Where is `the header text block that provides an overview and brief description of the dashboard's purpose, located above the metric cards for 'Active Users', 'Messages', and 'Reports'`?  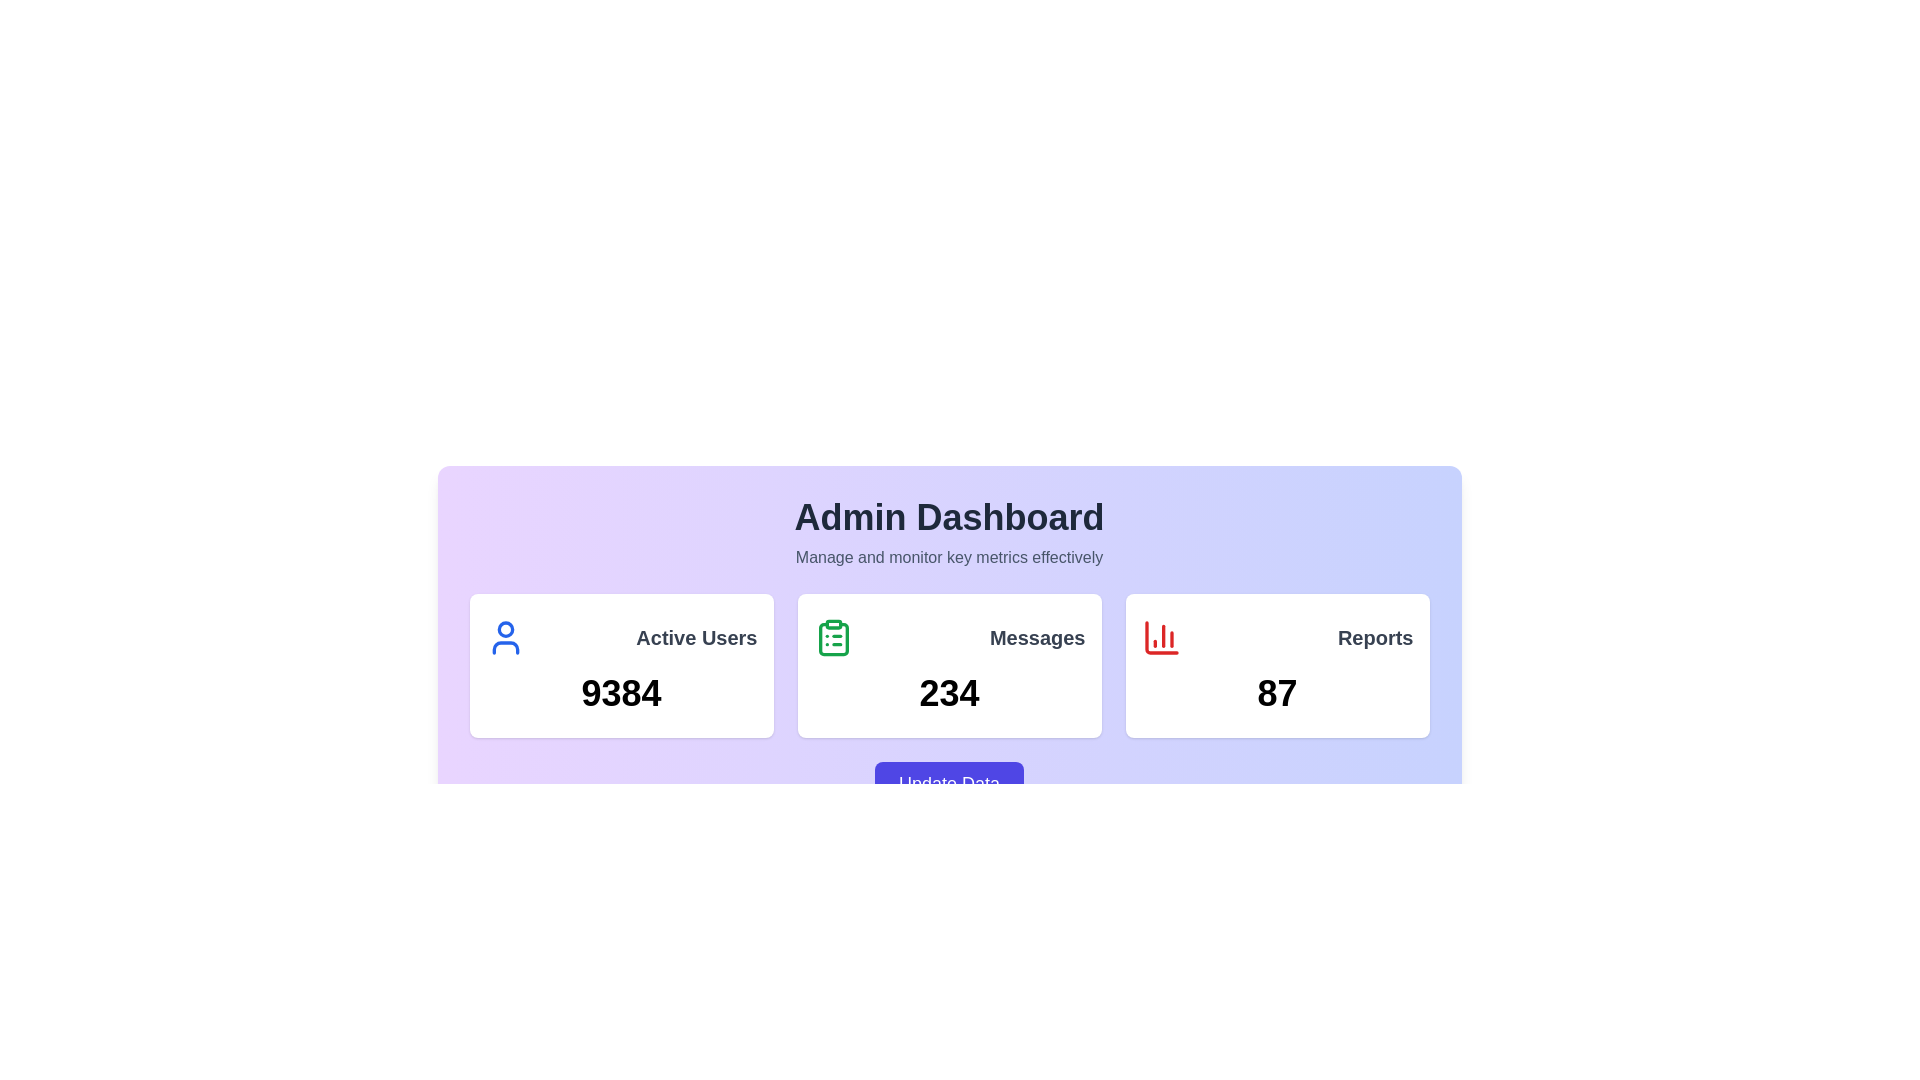
the header text block that provides an overview and brief description of the dashboard's purpose, located above the metric cards for 'Active Users', 'Messages', and 'Reports' is located at coordinates (948, 532).